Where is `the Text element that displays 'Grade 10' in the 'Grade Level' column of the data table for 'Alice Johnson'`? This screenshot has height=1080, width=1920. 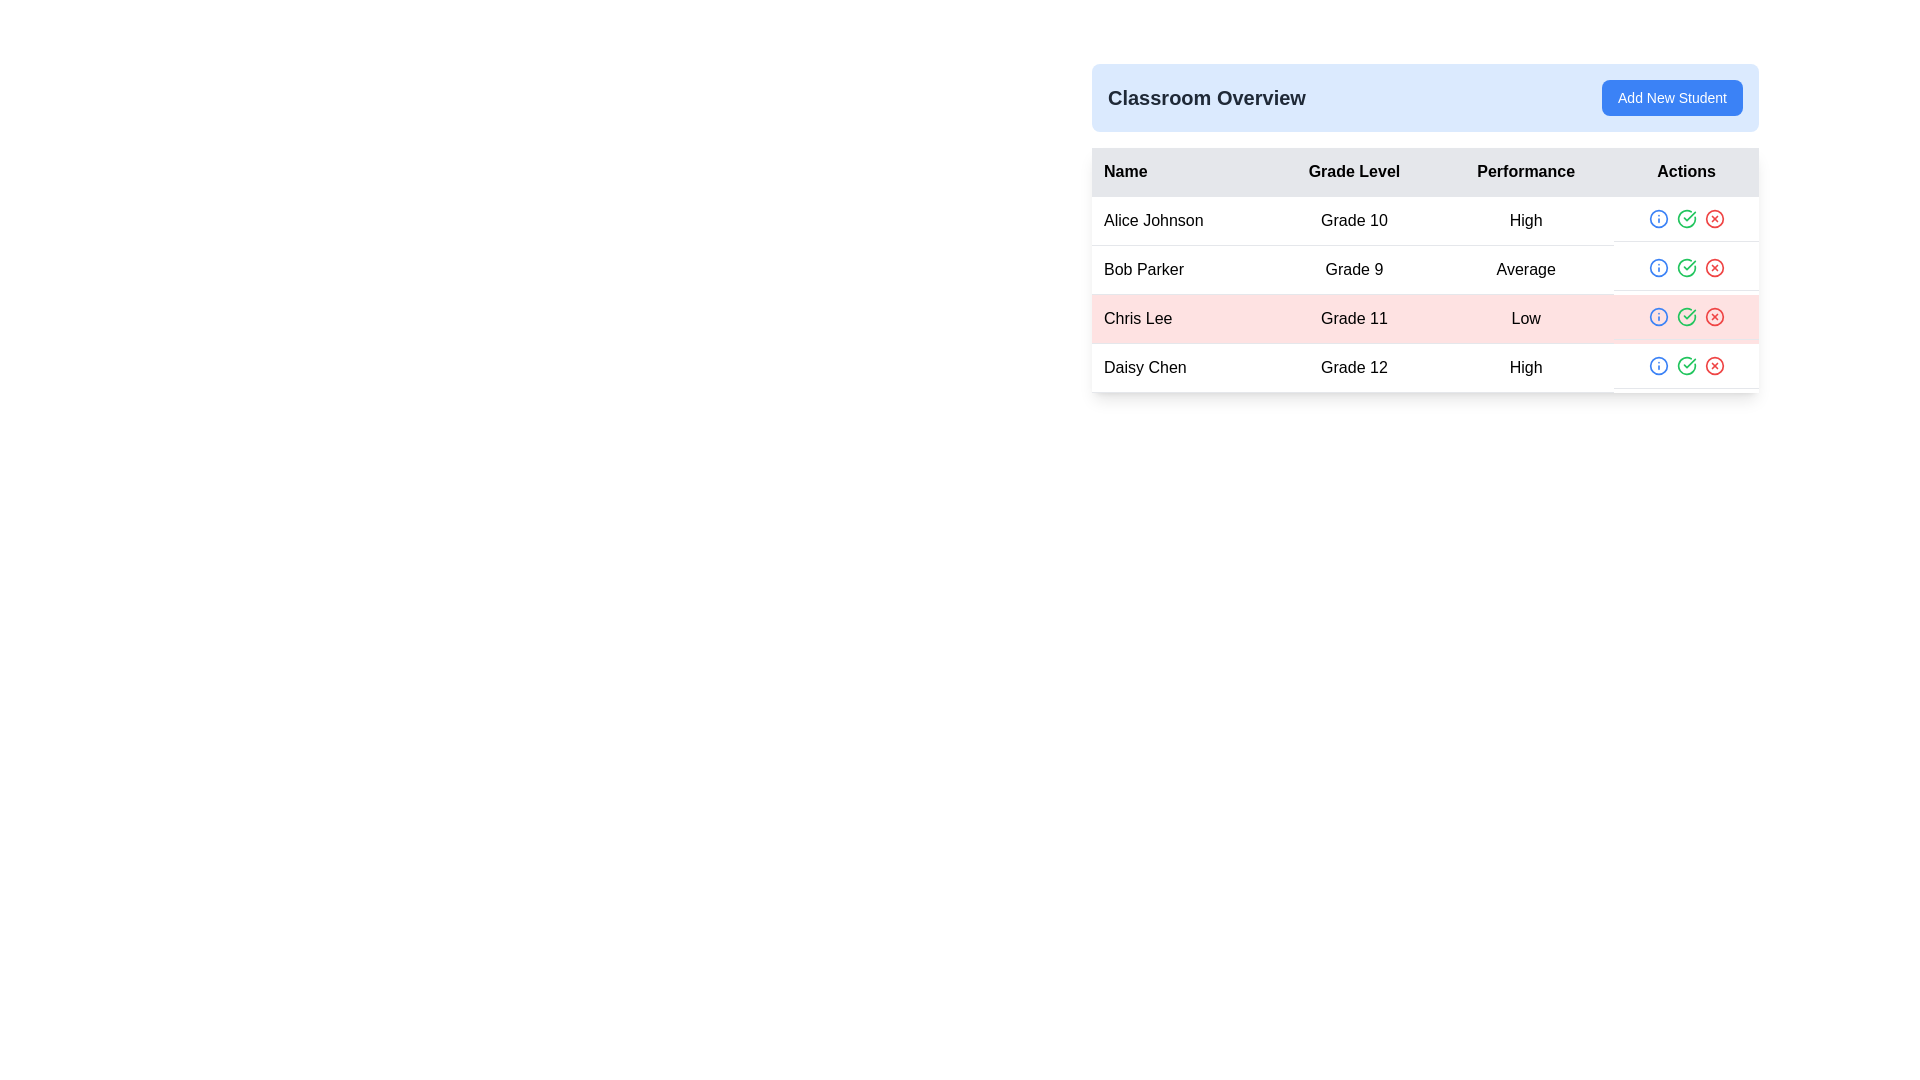 the Text element that displays 'Grade 10' in the 'Grade Level' column of the data table for 'Alice Johnson' is located at coordinates (1354, 220).